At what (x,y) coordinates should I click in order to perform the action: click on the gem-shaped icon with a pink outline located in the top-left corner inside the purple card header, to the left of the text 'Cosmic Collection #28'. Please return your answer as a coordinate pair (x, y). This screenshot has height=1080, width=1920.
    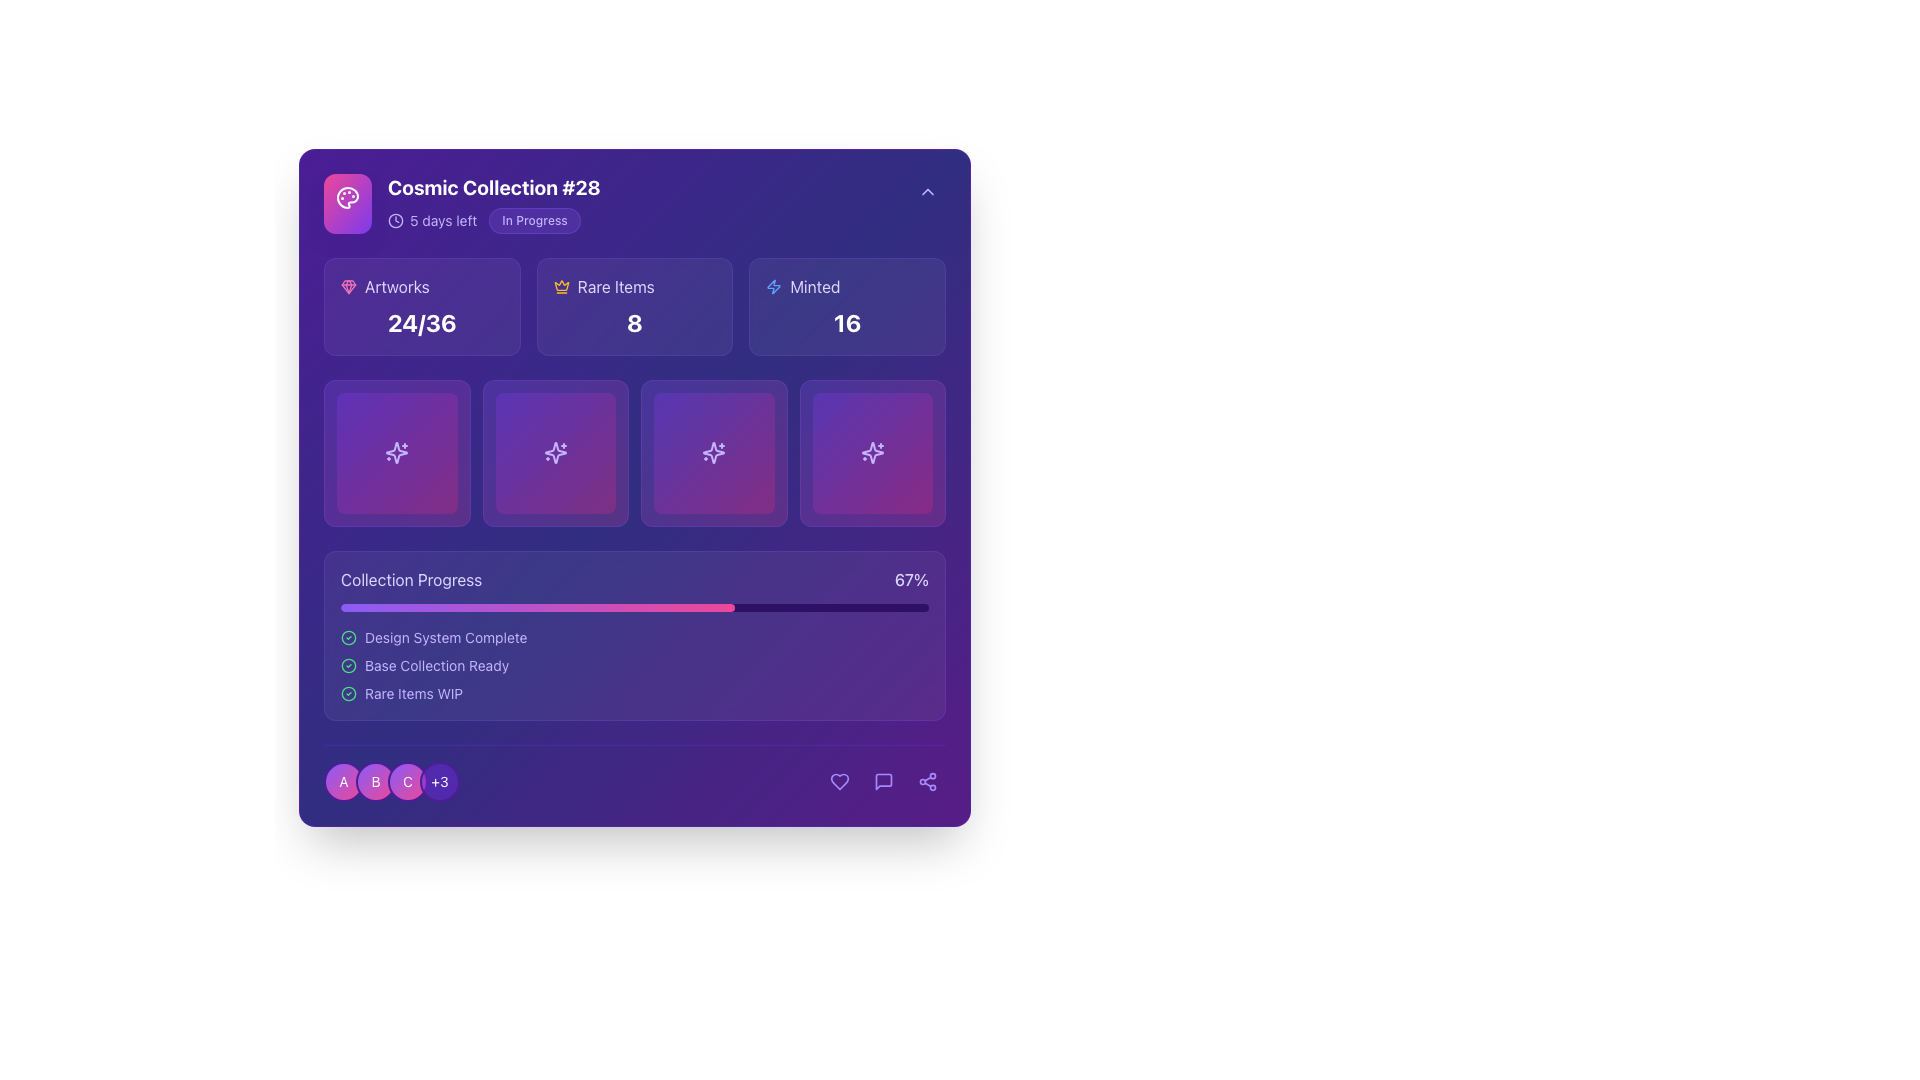
    Looking at the image, I should click on (349, 286).